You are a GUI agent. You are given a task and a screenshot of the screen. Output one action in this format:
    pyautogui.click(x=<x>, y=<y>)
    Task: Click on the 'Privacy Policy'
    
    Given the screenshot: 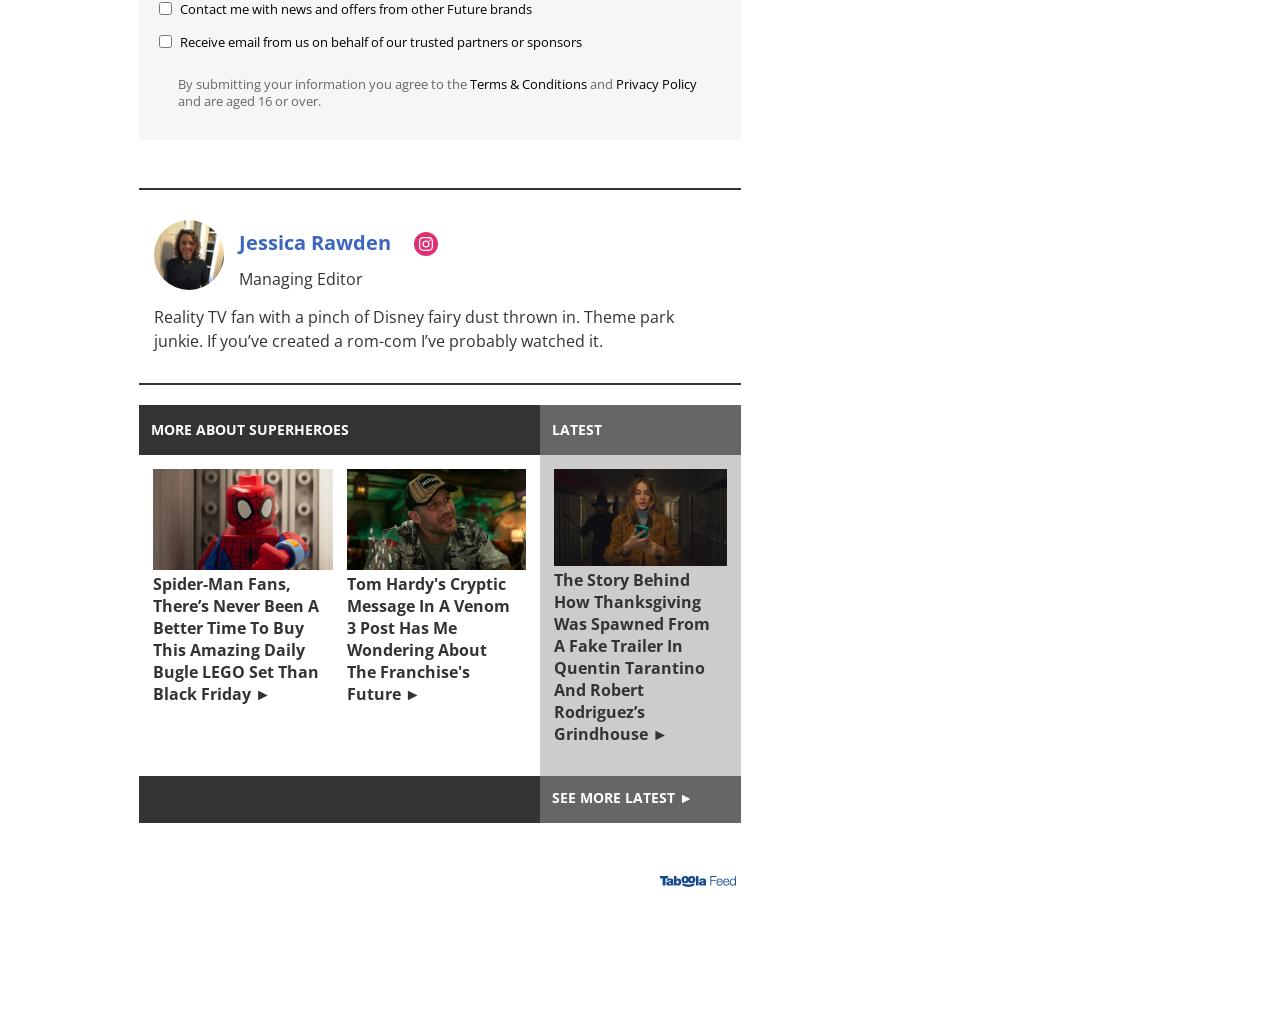 What is the action you would take?
    pyautogui.click(x=655, y=83)
    